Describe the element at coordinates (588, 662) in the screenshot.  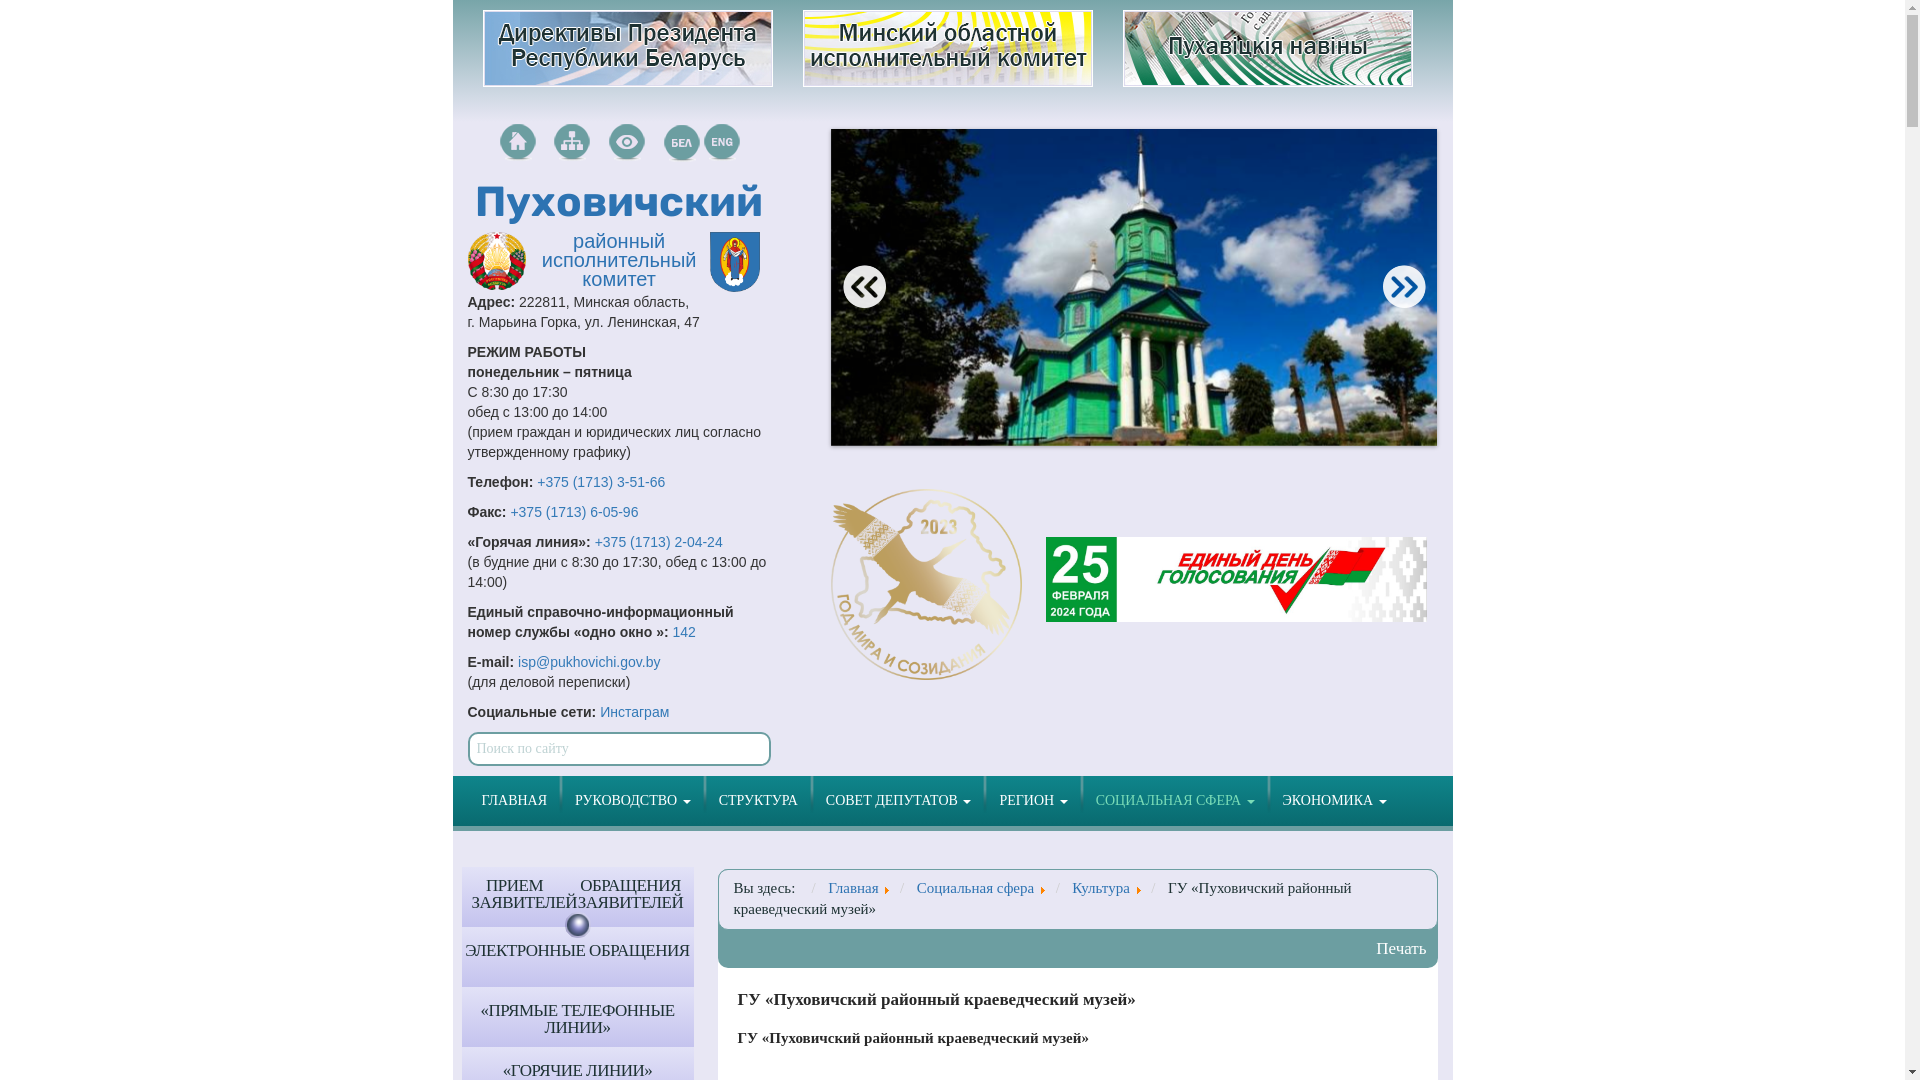
I see `'isp@pukhovichi.gov.by'` at that location.